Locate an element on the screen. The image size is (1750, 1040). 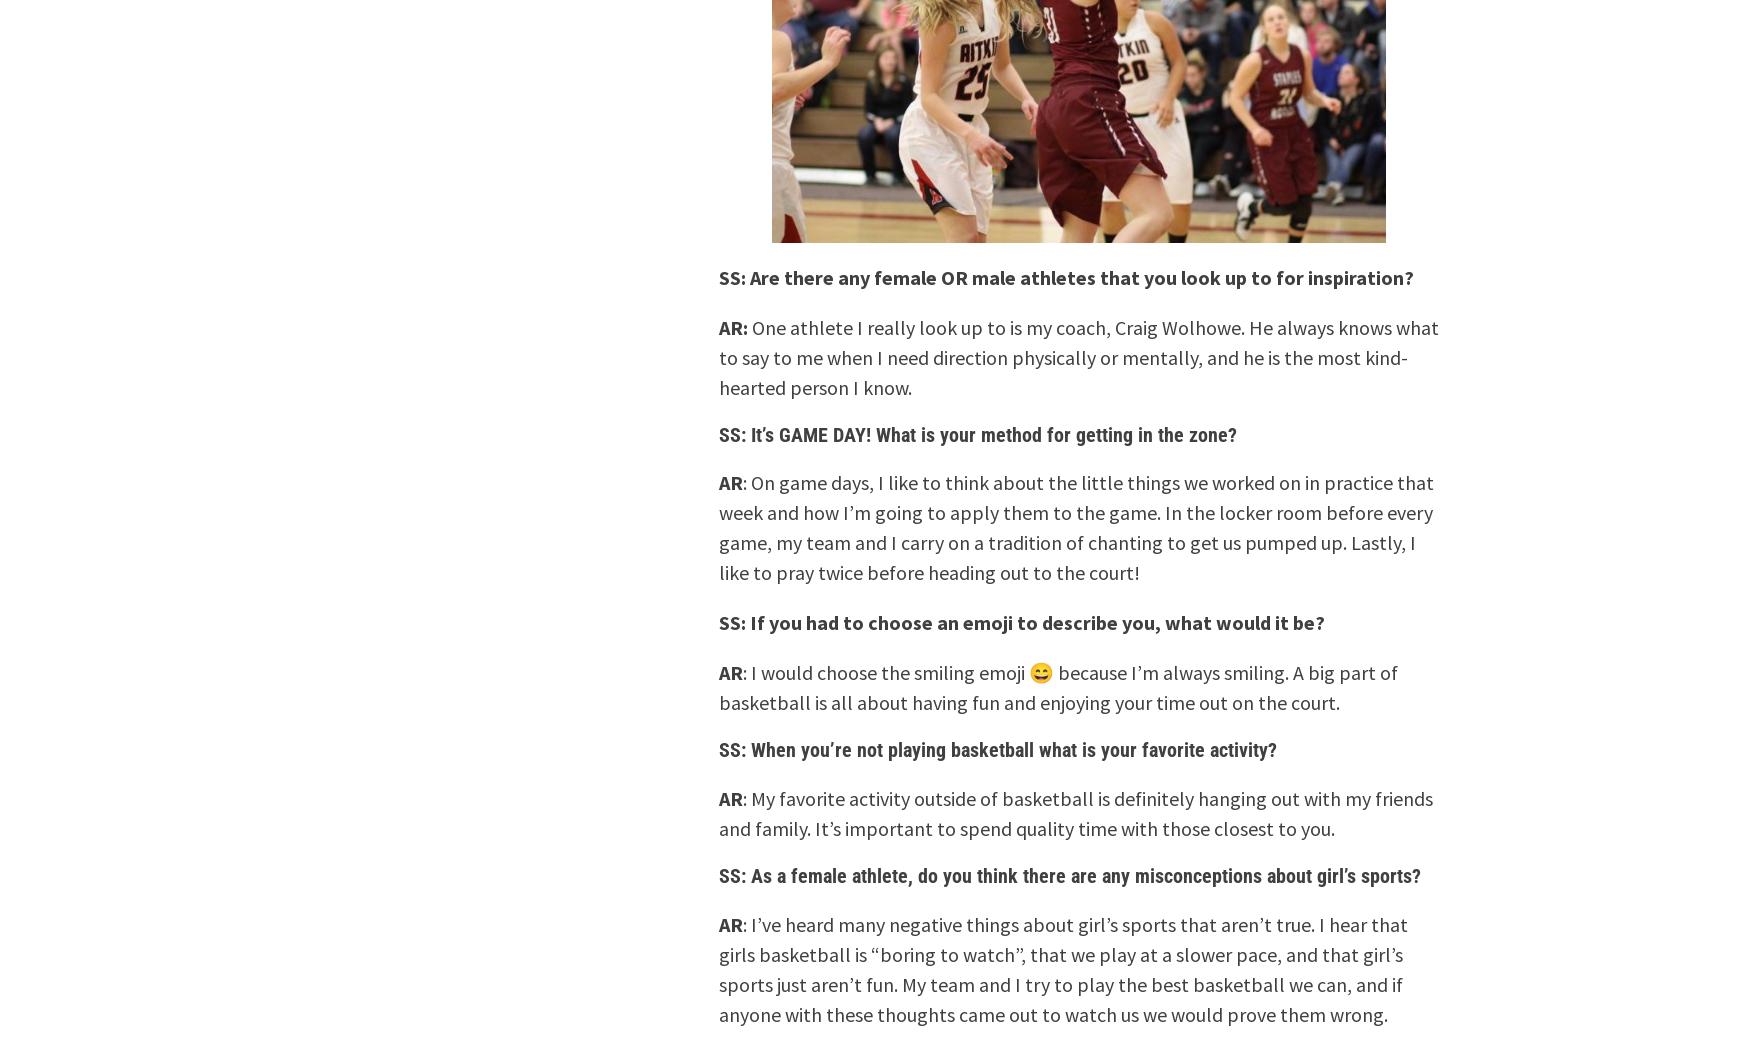
': I’ve heard many negative things about girl’s sports that aren’t true. I hear that girls basketball is “boring to watch”, that we play at a slower pace, and that girl’s sports just aren’t fun. My team and I try to play the best basketball we can, and if anyone with these thoughts came out to watch us we would prove them wrong.' is located at coordinates (1062, 968).